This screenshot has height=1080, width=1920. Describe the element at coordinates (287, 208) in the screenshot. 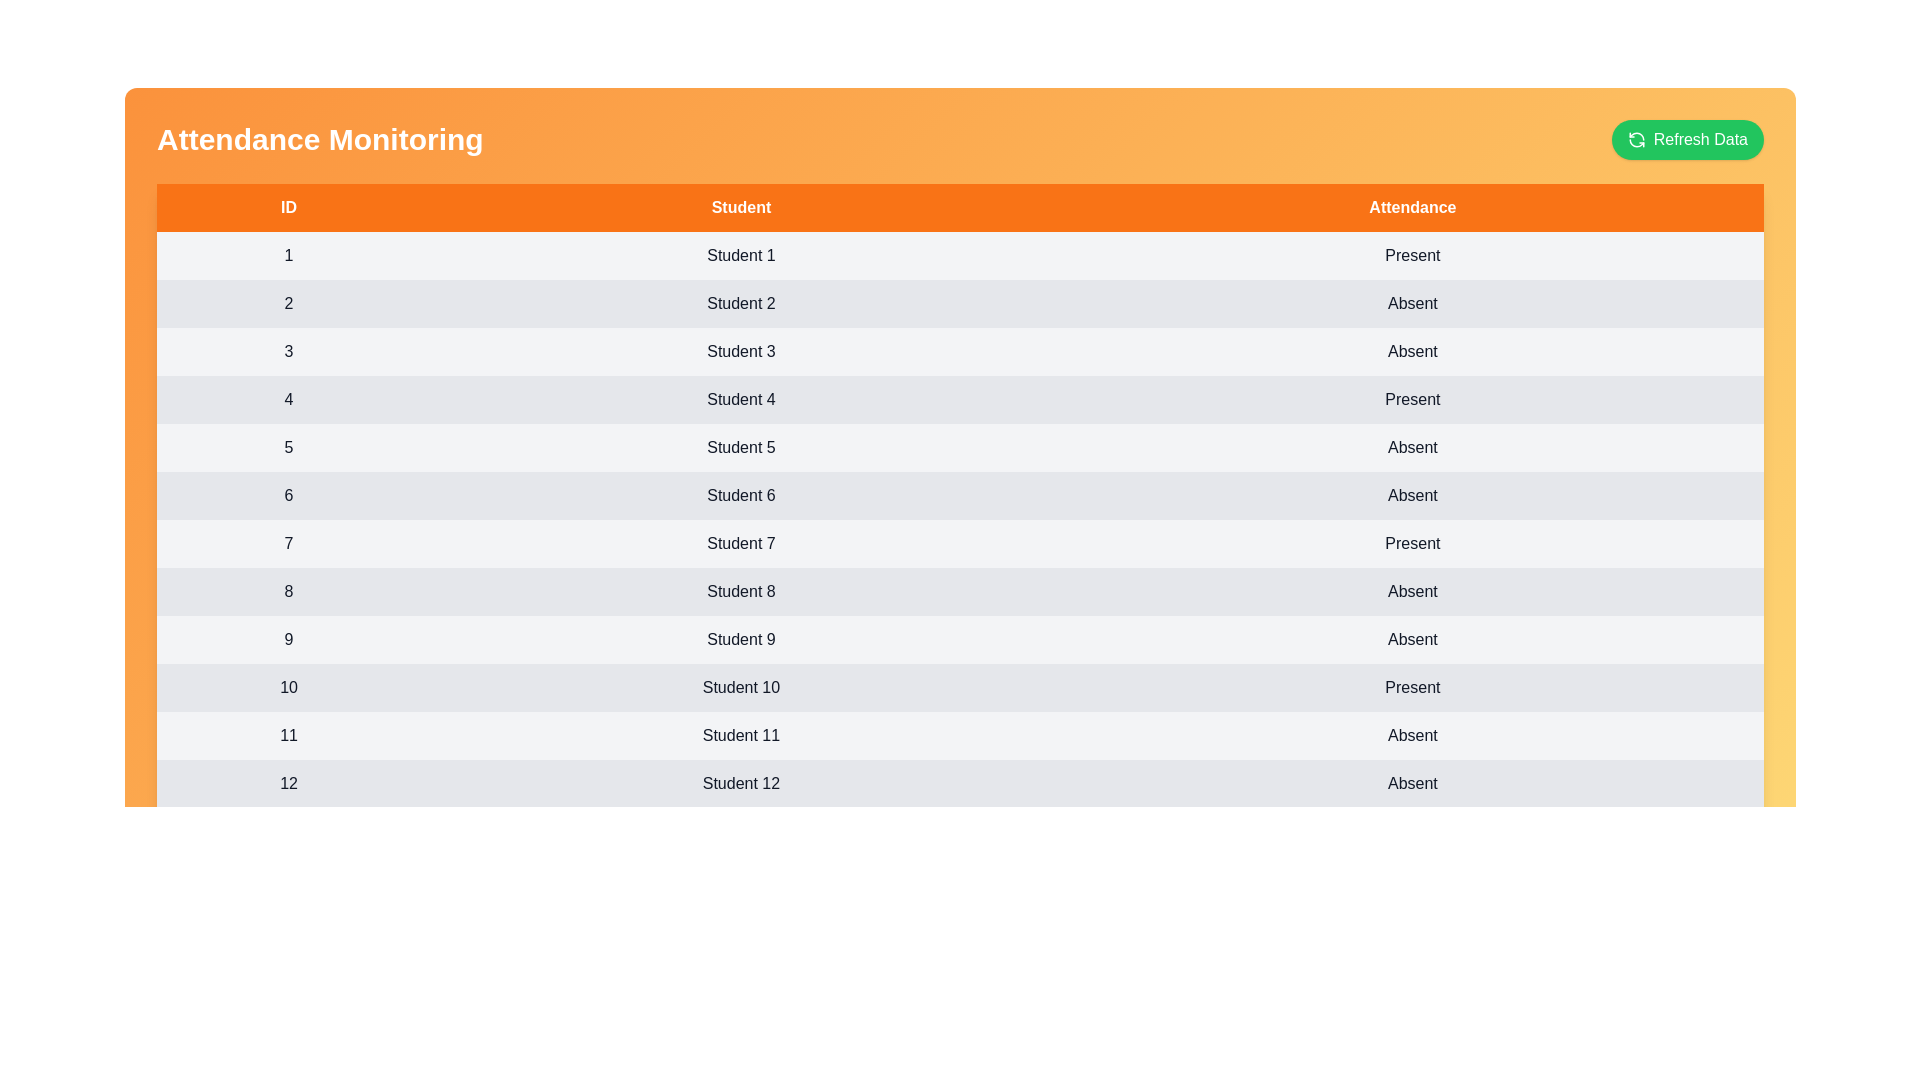

I see `the header ID to sort the table by that column` at that location.